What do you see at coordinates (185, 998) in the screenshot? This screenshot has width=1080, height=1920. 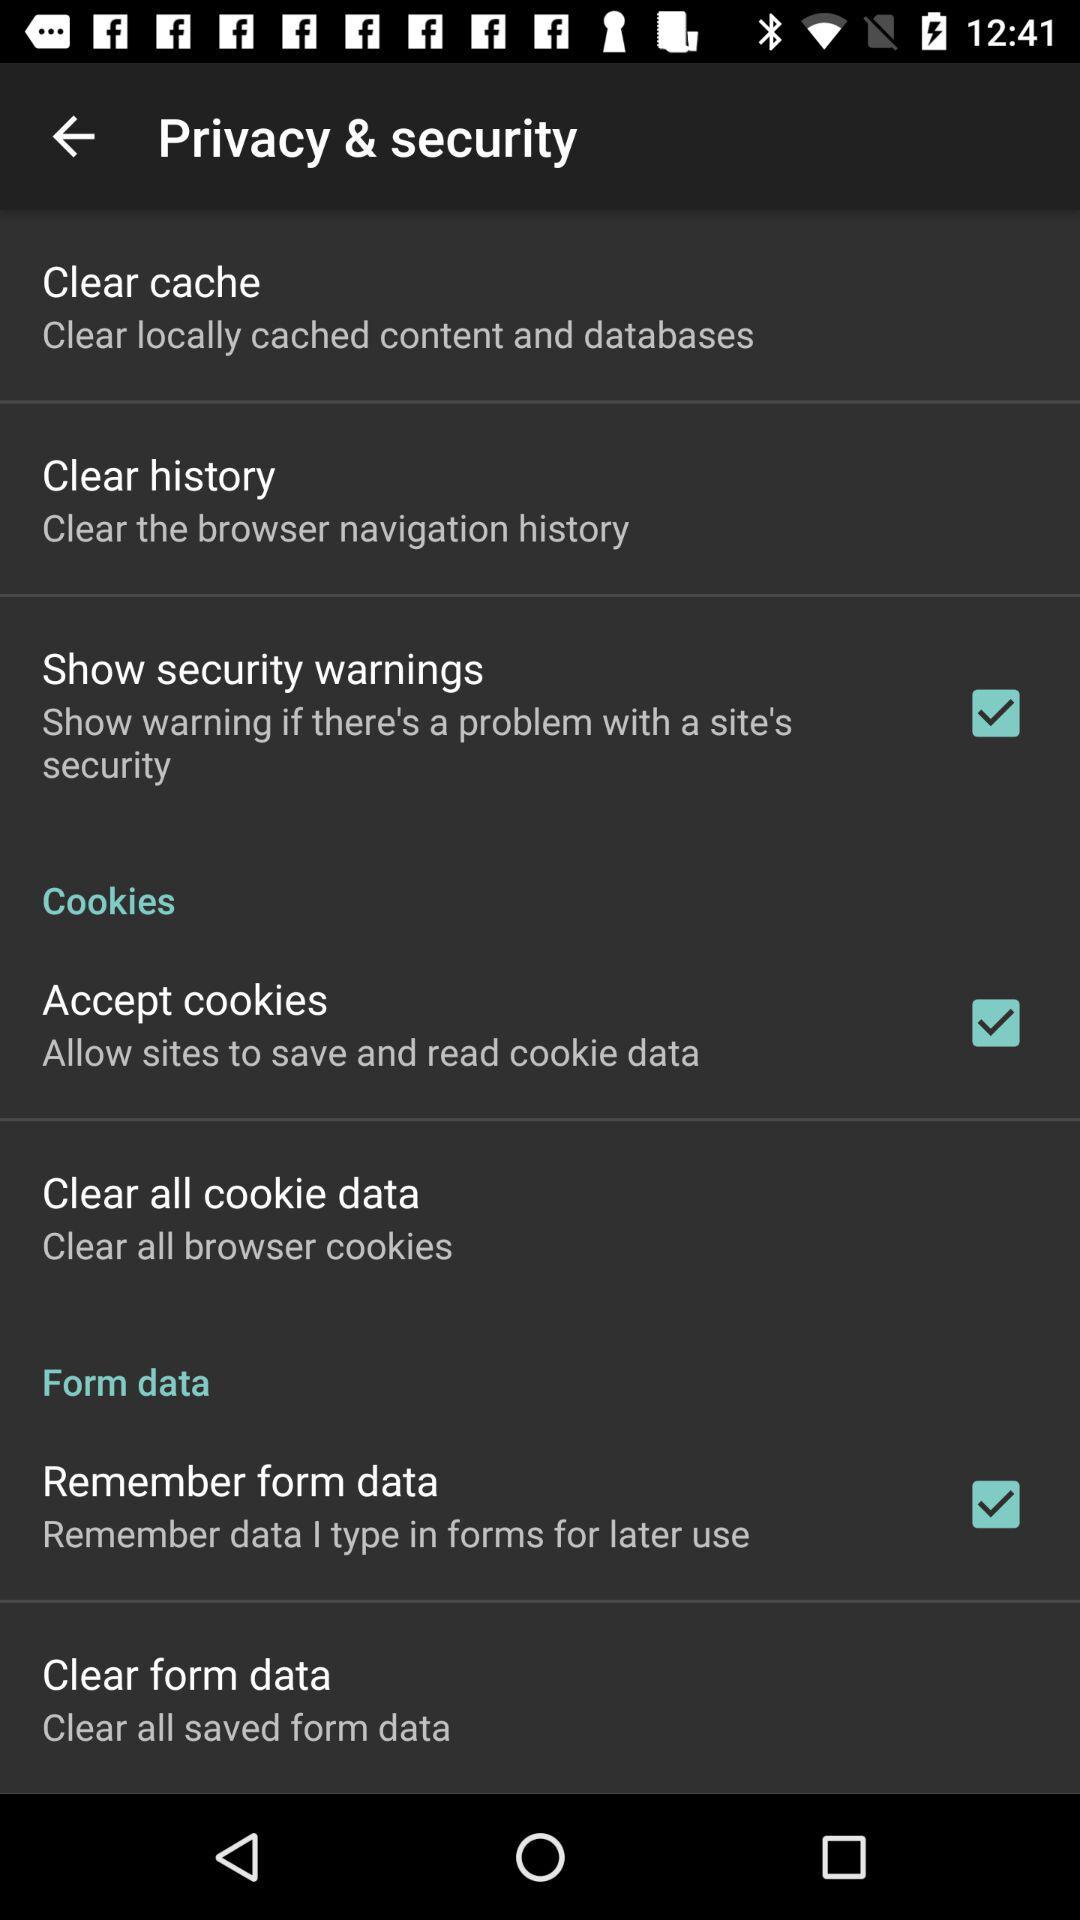 I see `the icon above allow sites to` at bounding box center [185, 998].